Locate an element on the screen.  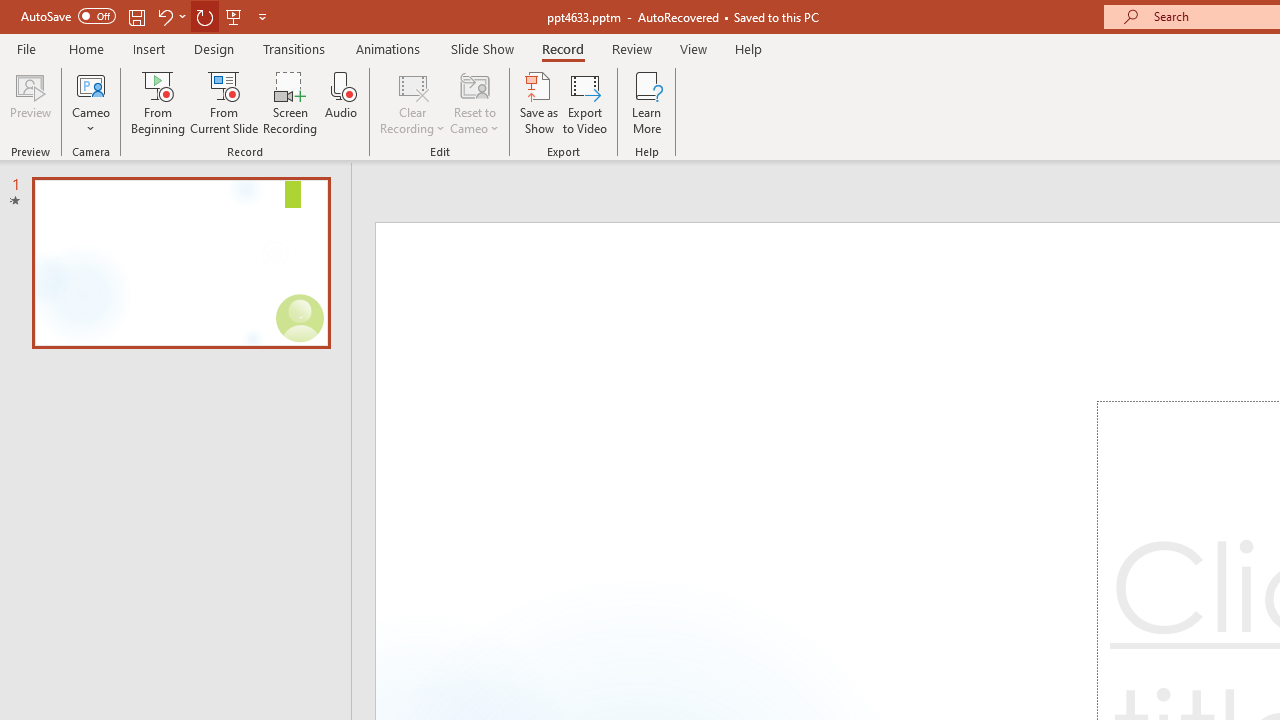
'Customize Quick Access Toolbar' is located at coordinates (262, 16).